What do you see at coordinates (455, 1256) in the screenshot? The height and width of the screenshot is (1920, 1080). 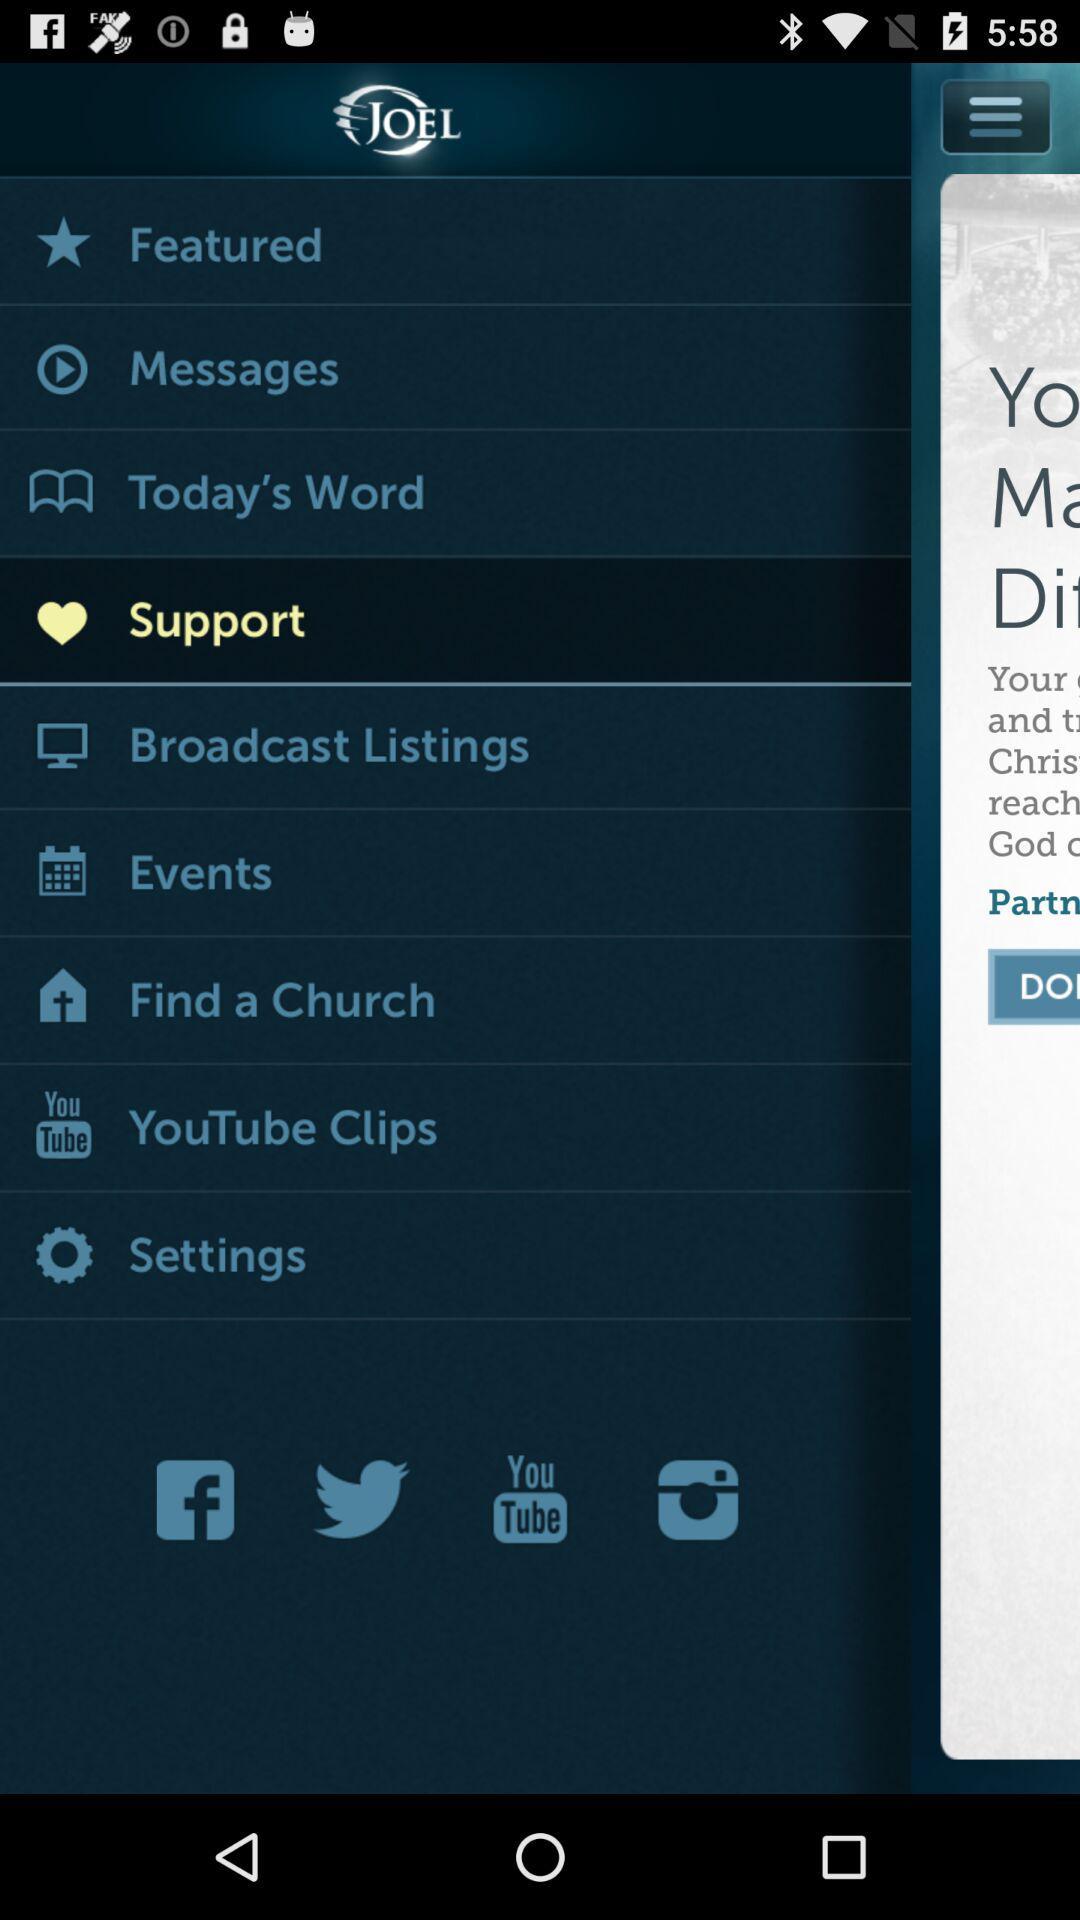 I see `settings button` at bounding box center [455, 1256].